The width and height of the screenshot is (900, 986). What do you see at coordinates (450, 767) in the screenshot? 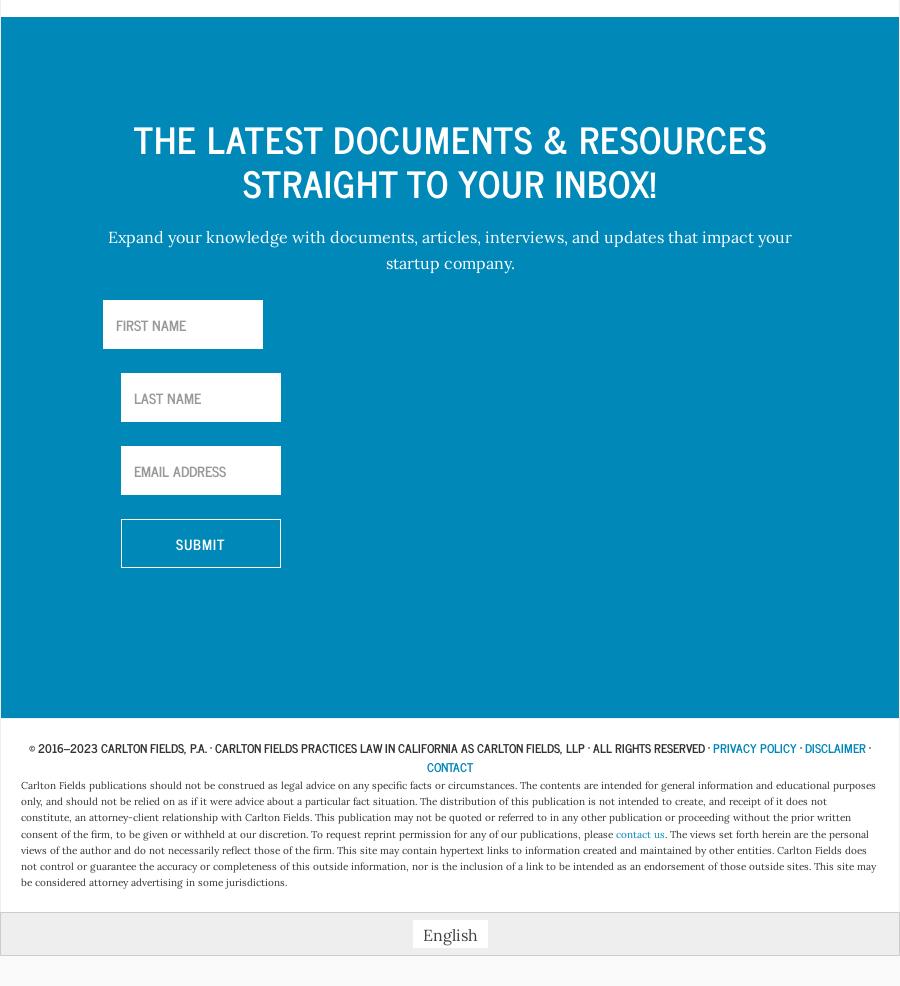
I see `'Contact'` at bounding box center [450, 767].